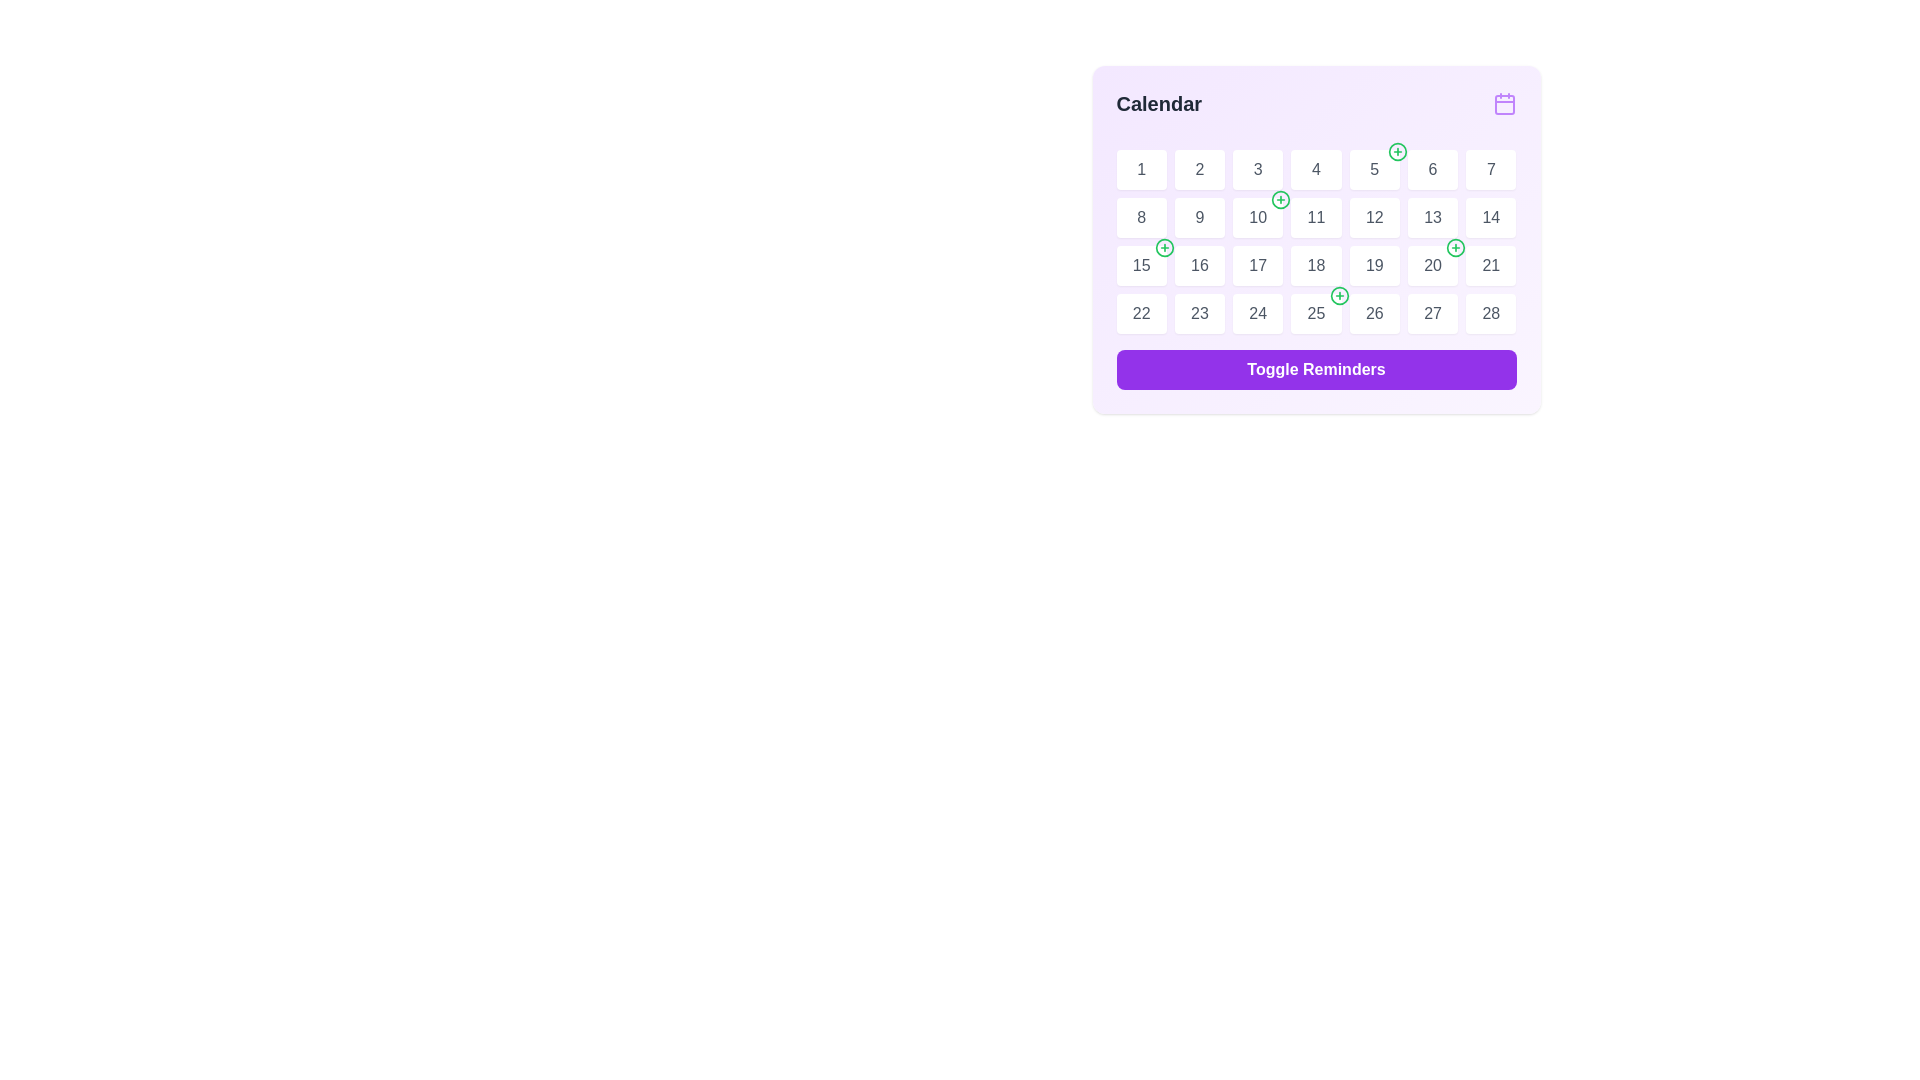 The image size is (1920, 1080). What do you see at coordinates (1256, 218) in the screenshot?
I see `the calendar day box displaying the number '10'` at bounding box center [1256, 218].